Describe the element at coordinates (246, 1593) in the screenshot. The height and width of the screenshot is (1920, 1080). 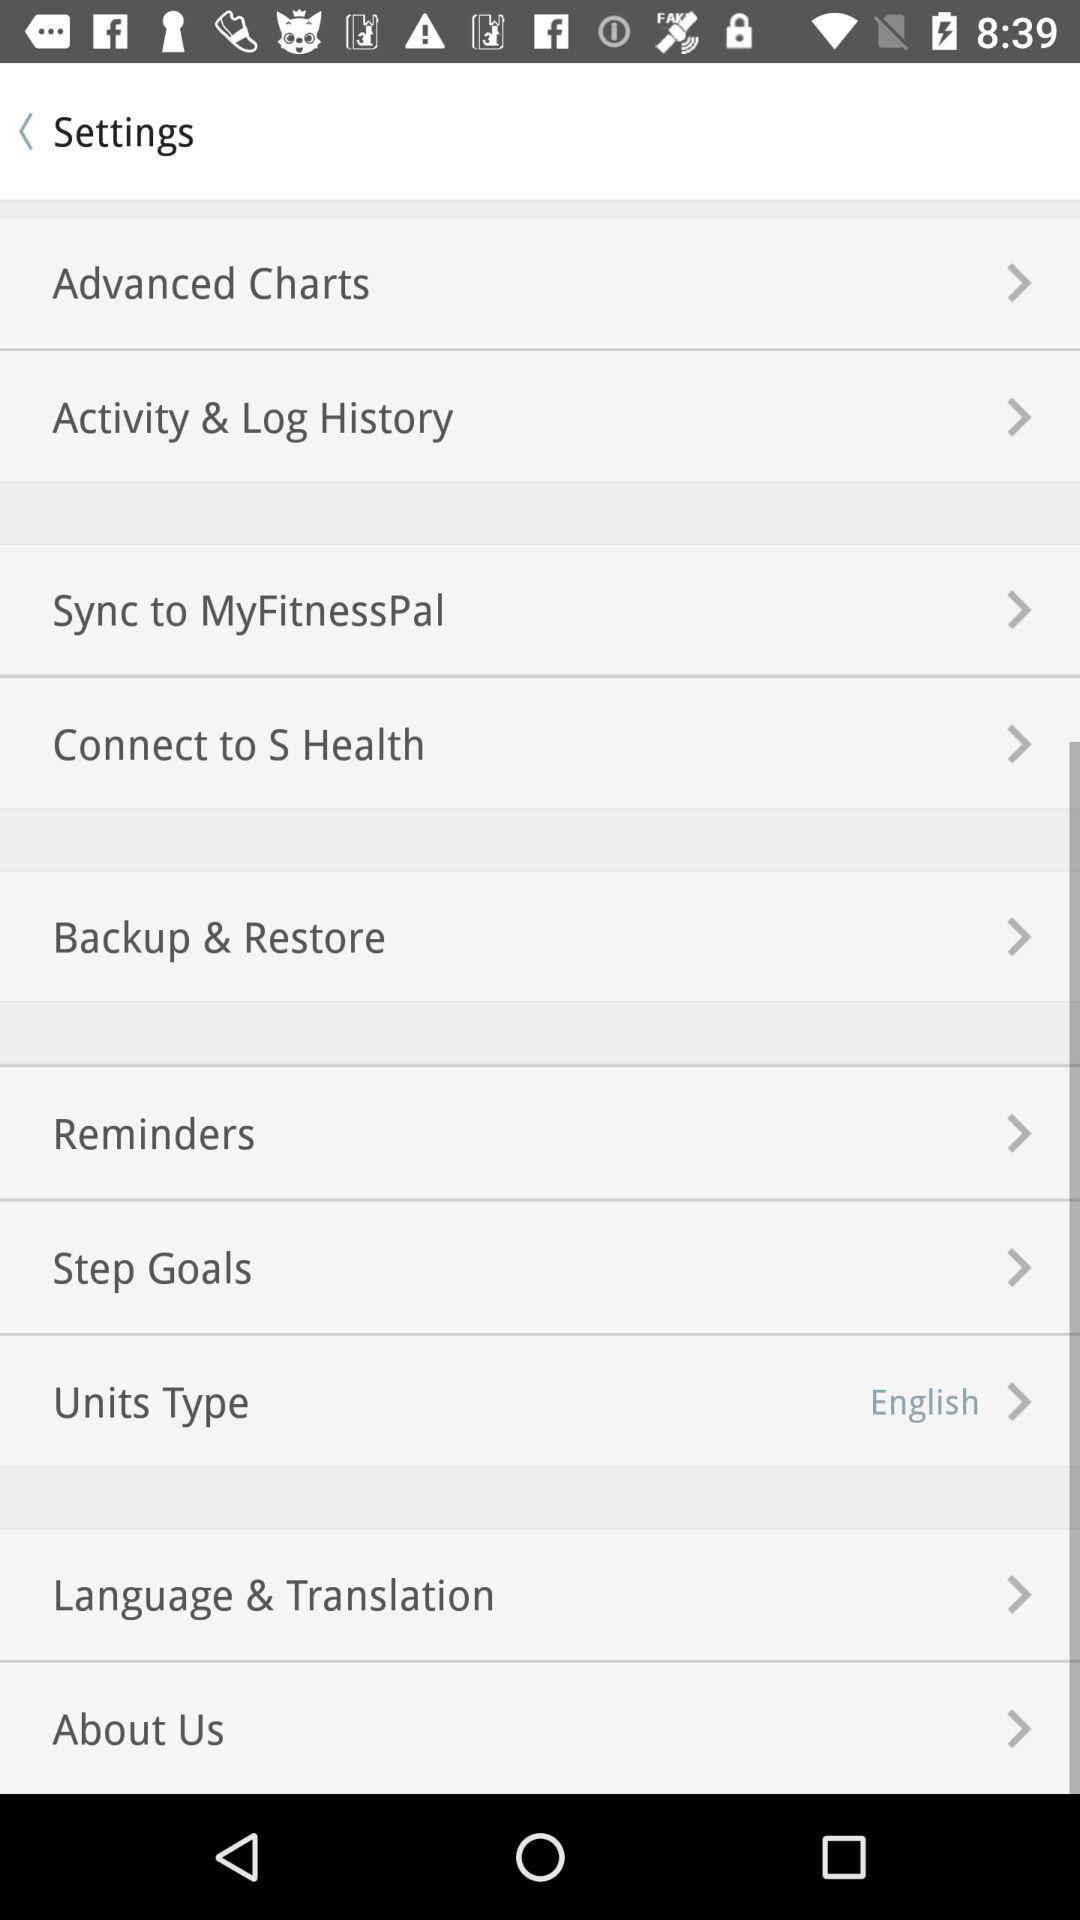
I see `language & translation item` at that location.